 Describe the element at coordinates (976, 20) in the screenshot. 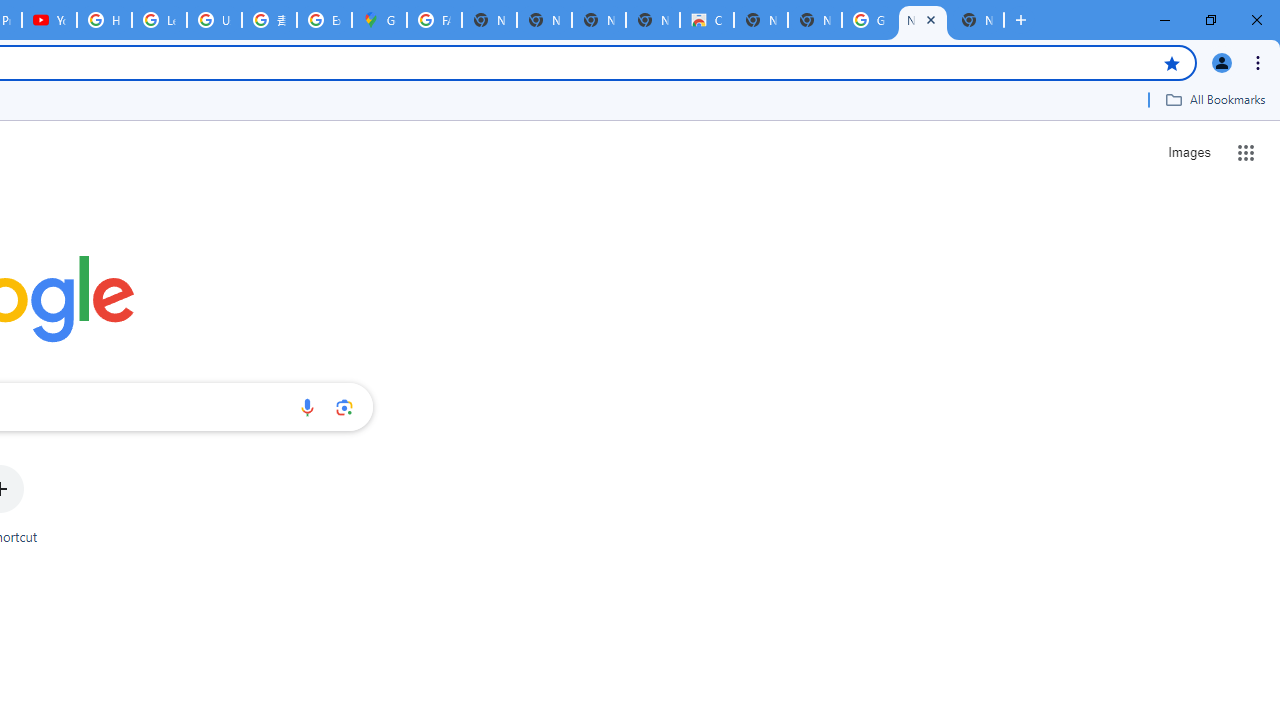

I see `'New Tab'` at that location.